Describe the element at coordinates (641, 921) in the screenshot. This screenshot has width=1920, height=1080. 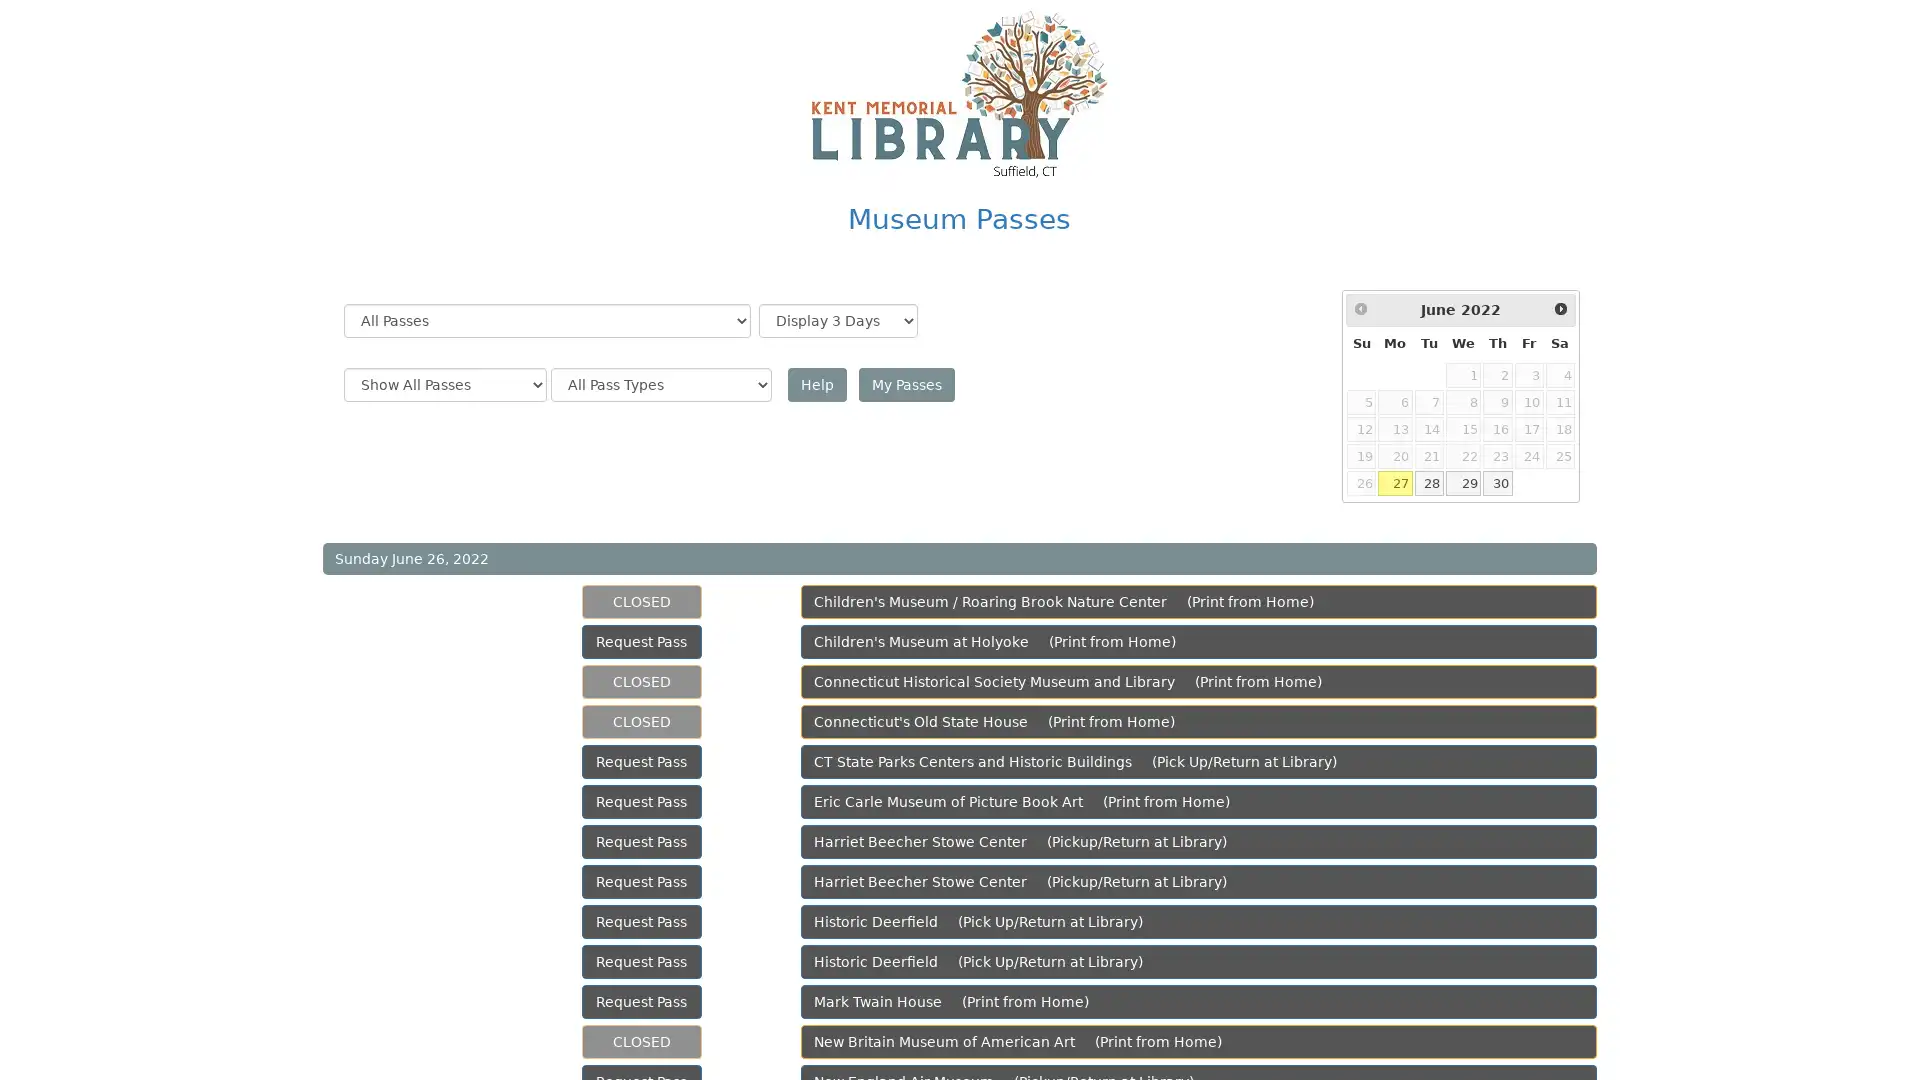
I see `Request Pass` at that location.